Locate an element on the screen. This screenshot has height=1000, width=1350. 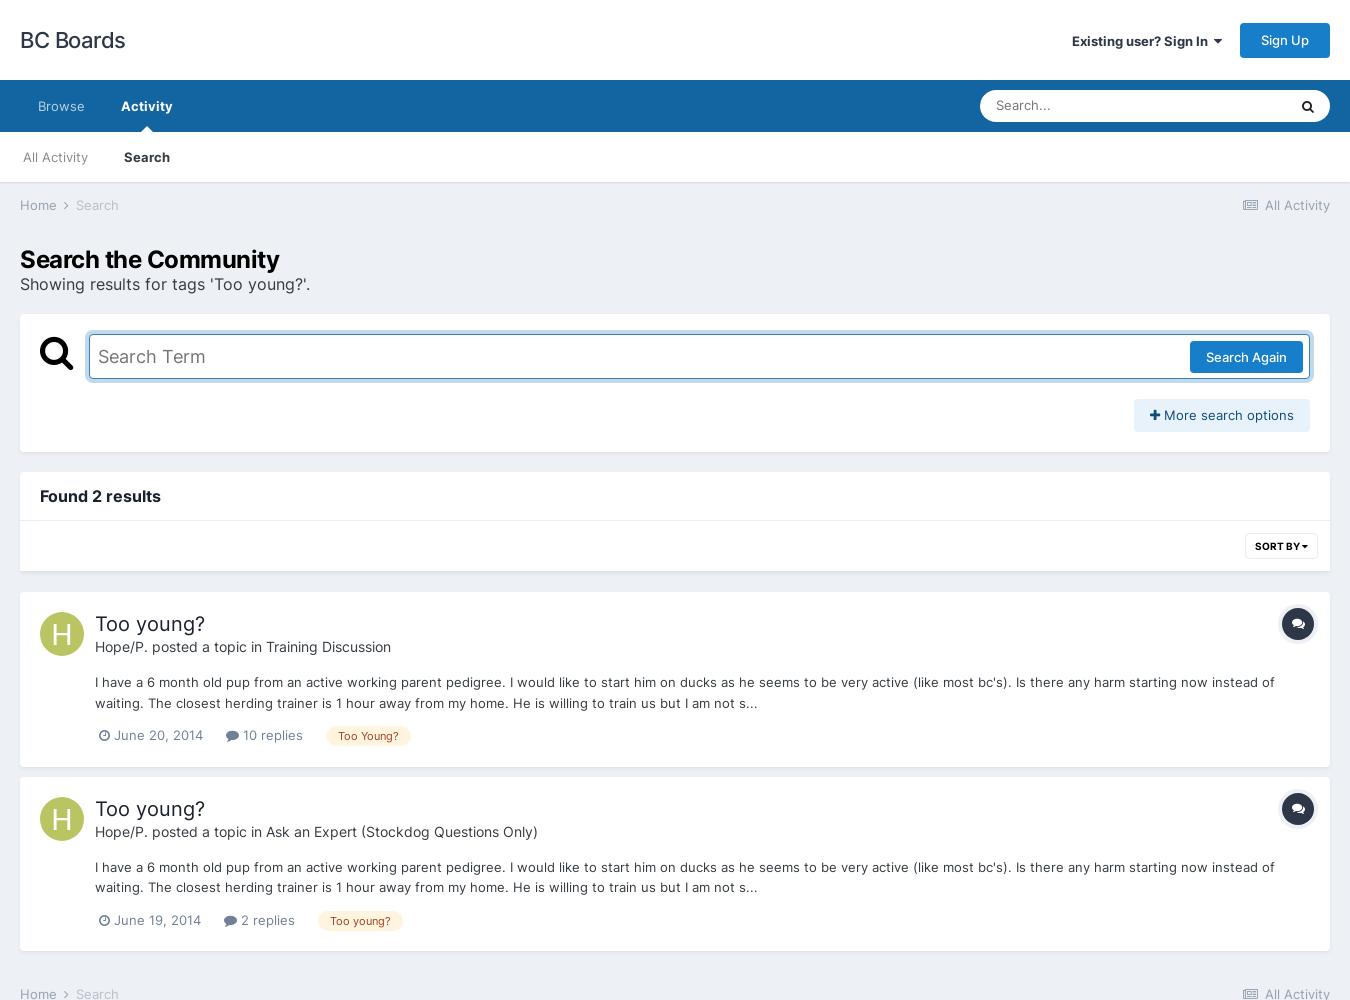
'Found 2 results' is located at coordinates (99, 494).